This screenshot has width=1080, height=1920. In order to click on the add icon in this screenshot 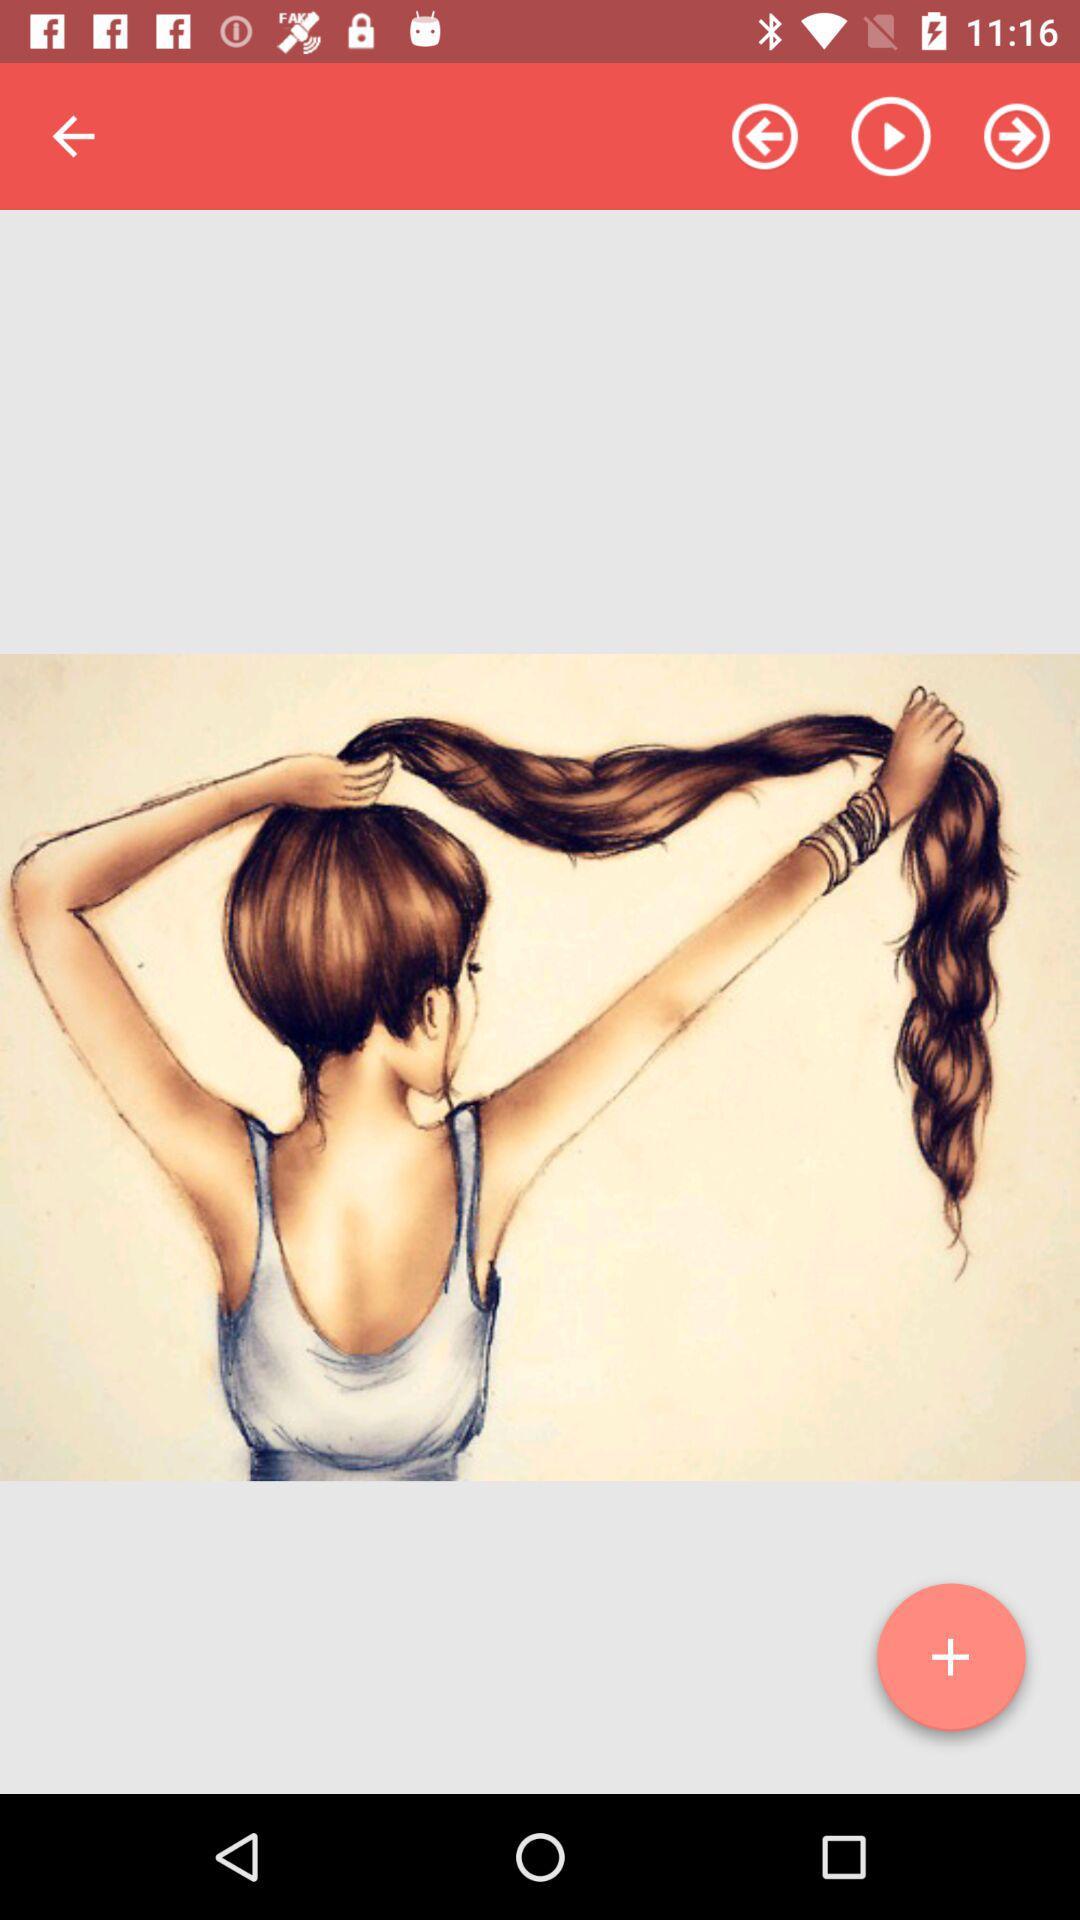, I will do `click(950, 1665)`.